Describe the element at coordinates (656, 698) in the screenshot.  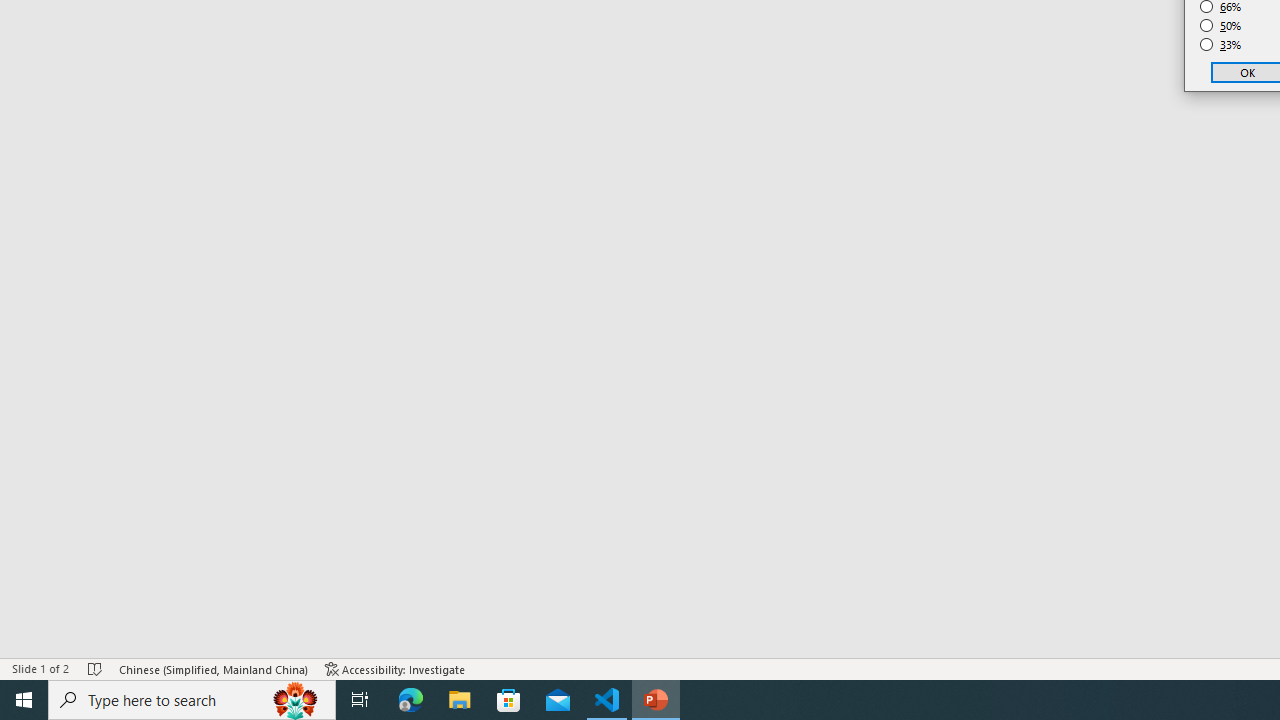
I see `'PowerPoint - 1 running window'` at that location.